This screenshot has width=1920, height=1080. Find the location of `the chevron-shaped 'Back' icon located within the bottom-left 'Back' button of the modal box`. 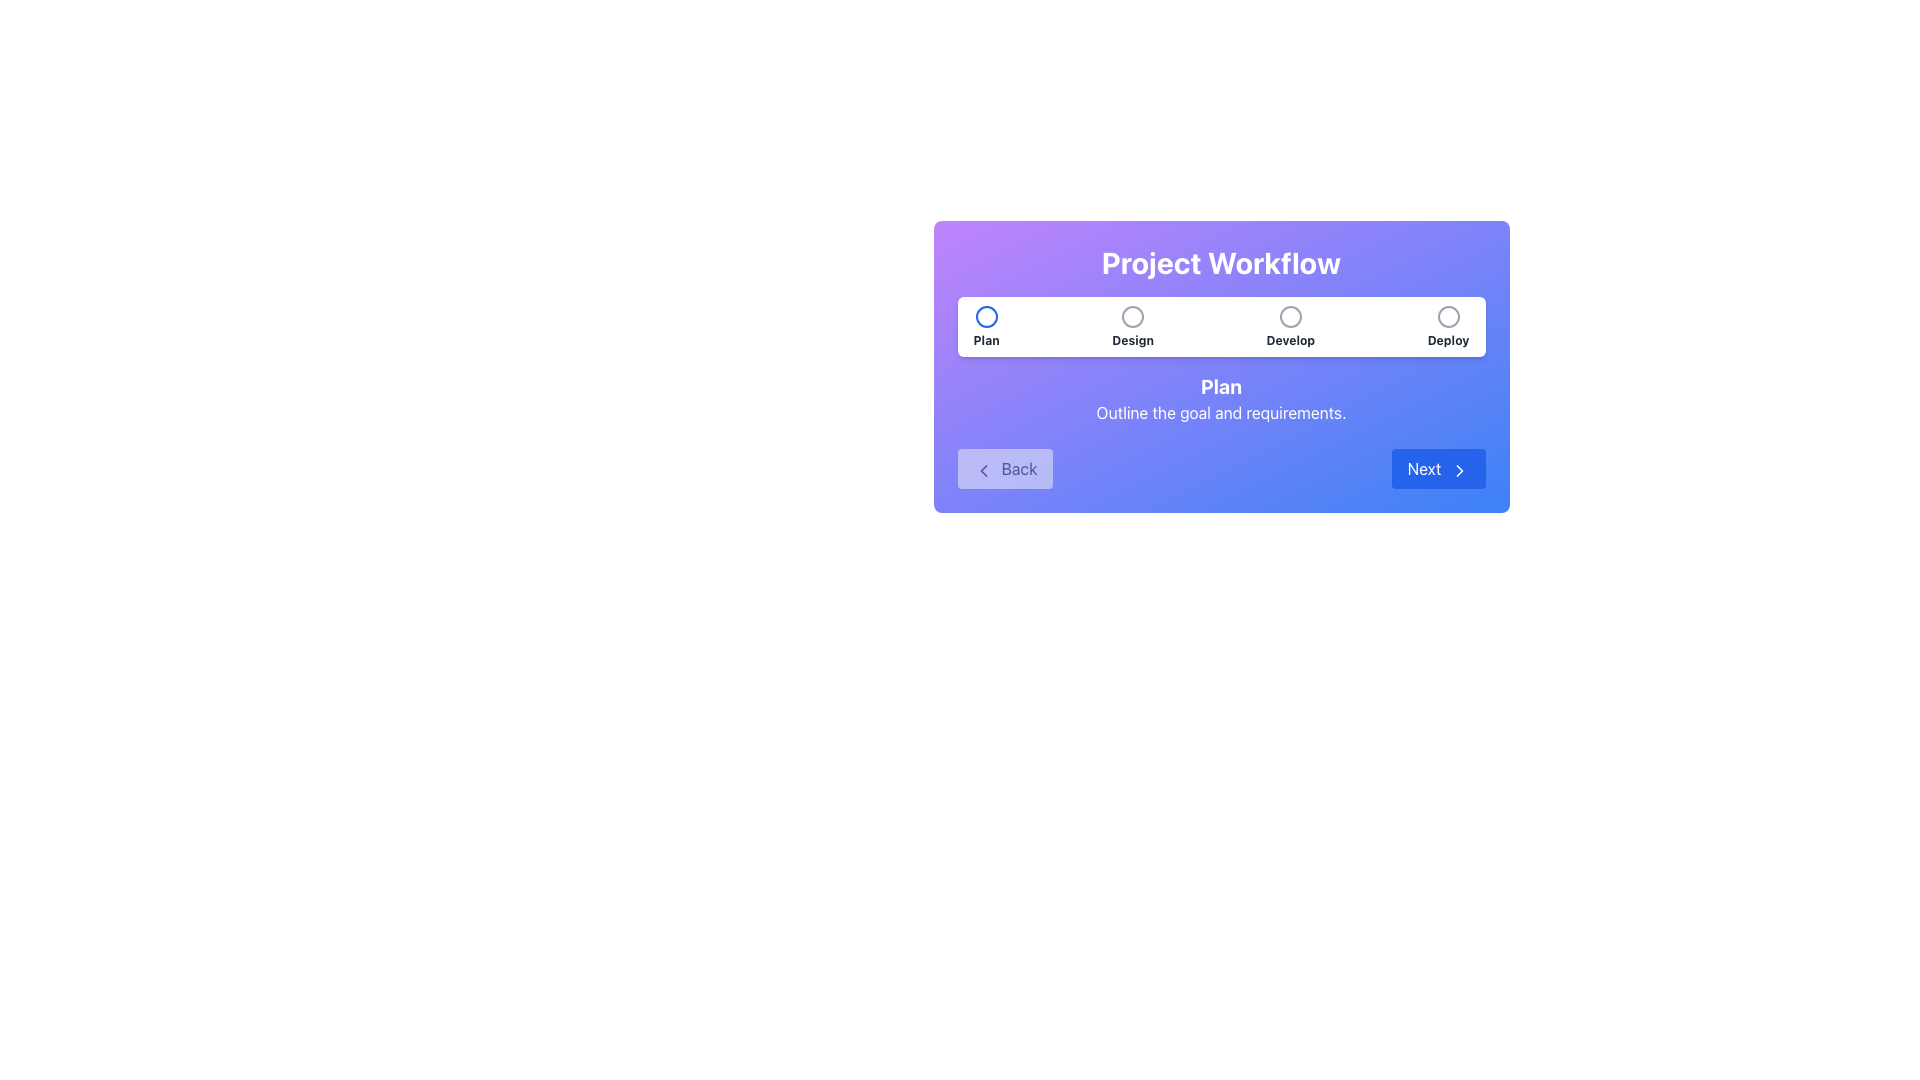

the chevron-shaped 'Back' icon located within the bottom-left 'Back' button of the modal box is located at coordinates (983, 470).